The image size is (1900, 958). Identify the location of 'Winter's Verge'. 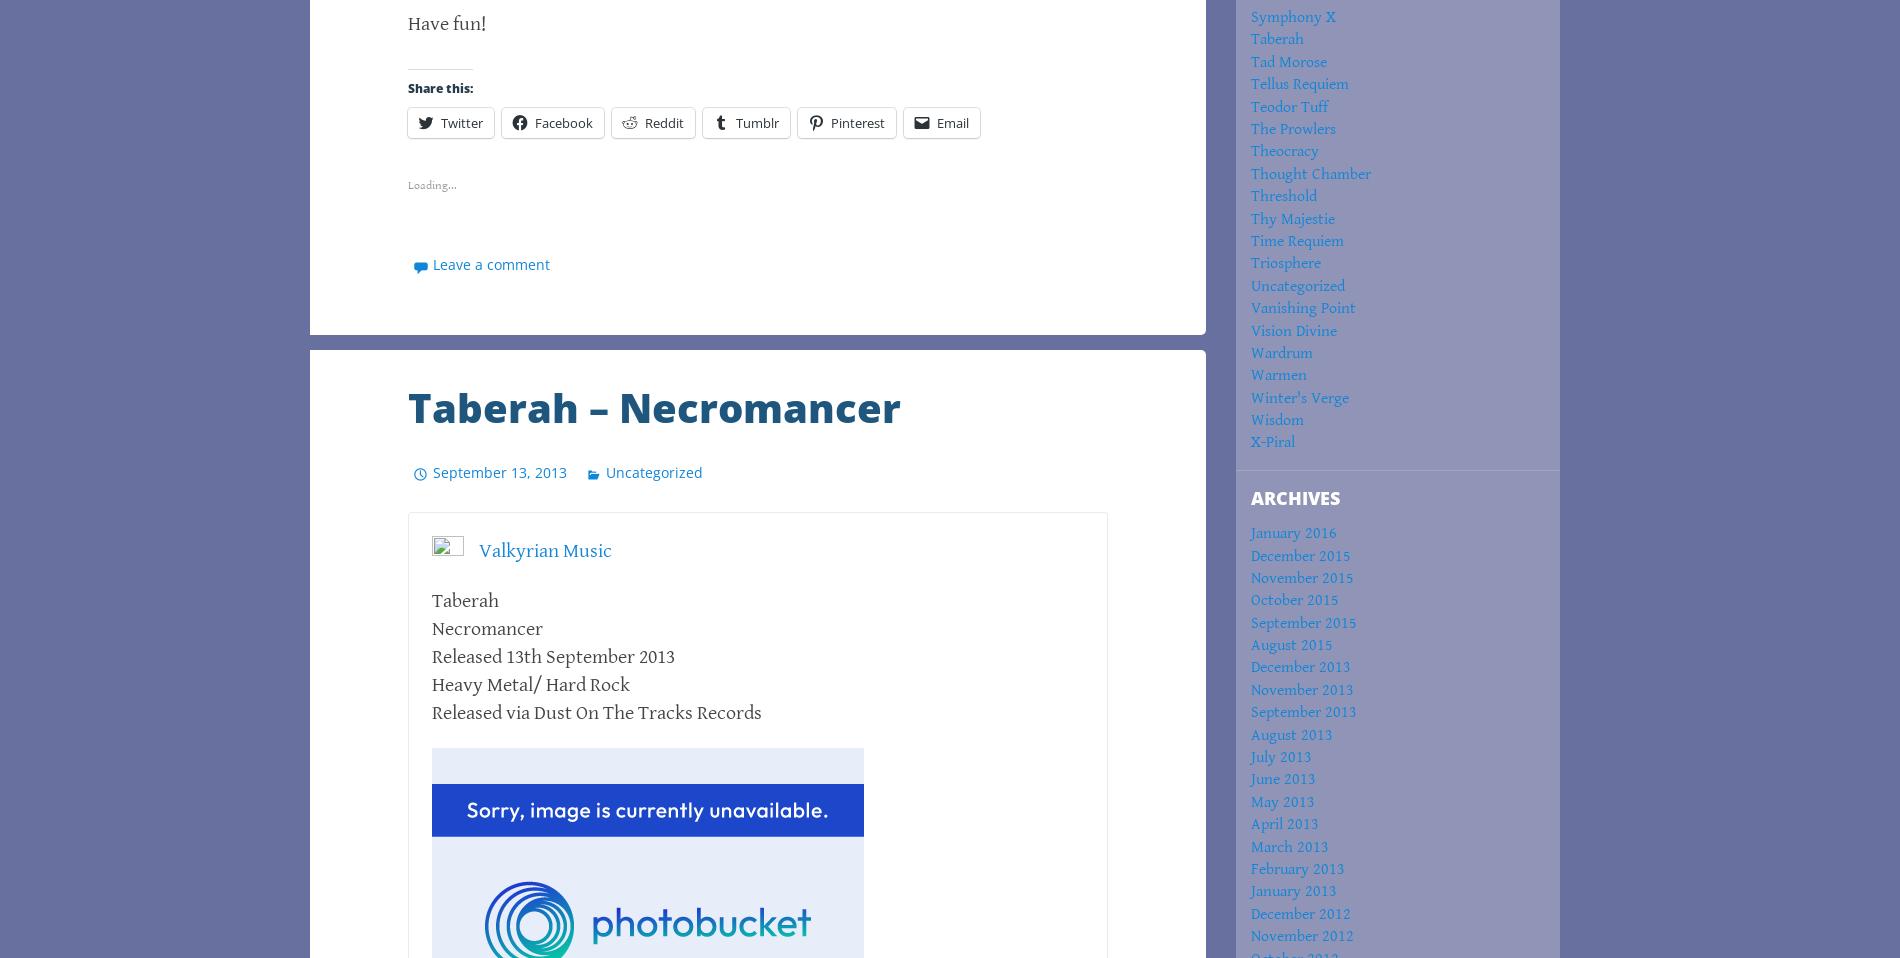
(1249, 396).